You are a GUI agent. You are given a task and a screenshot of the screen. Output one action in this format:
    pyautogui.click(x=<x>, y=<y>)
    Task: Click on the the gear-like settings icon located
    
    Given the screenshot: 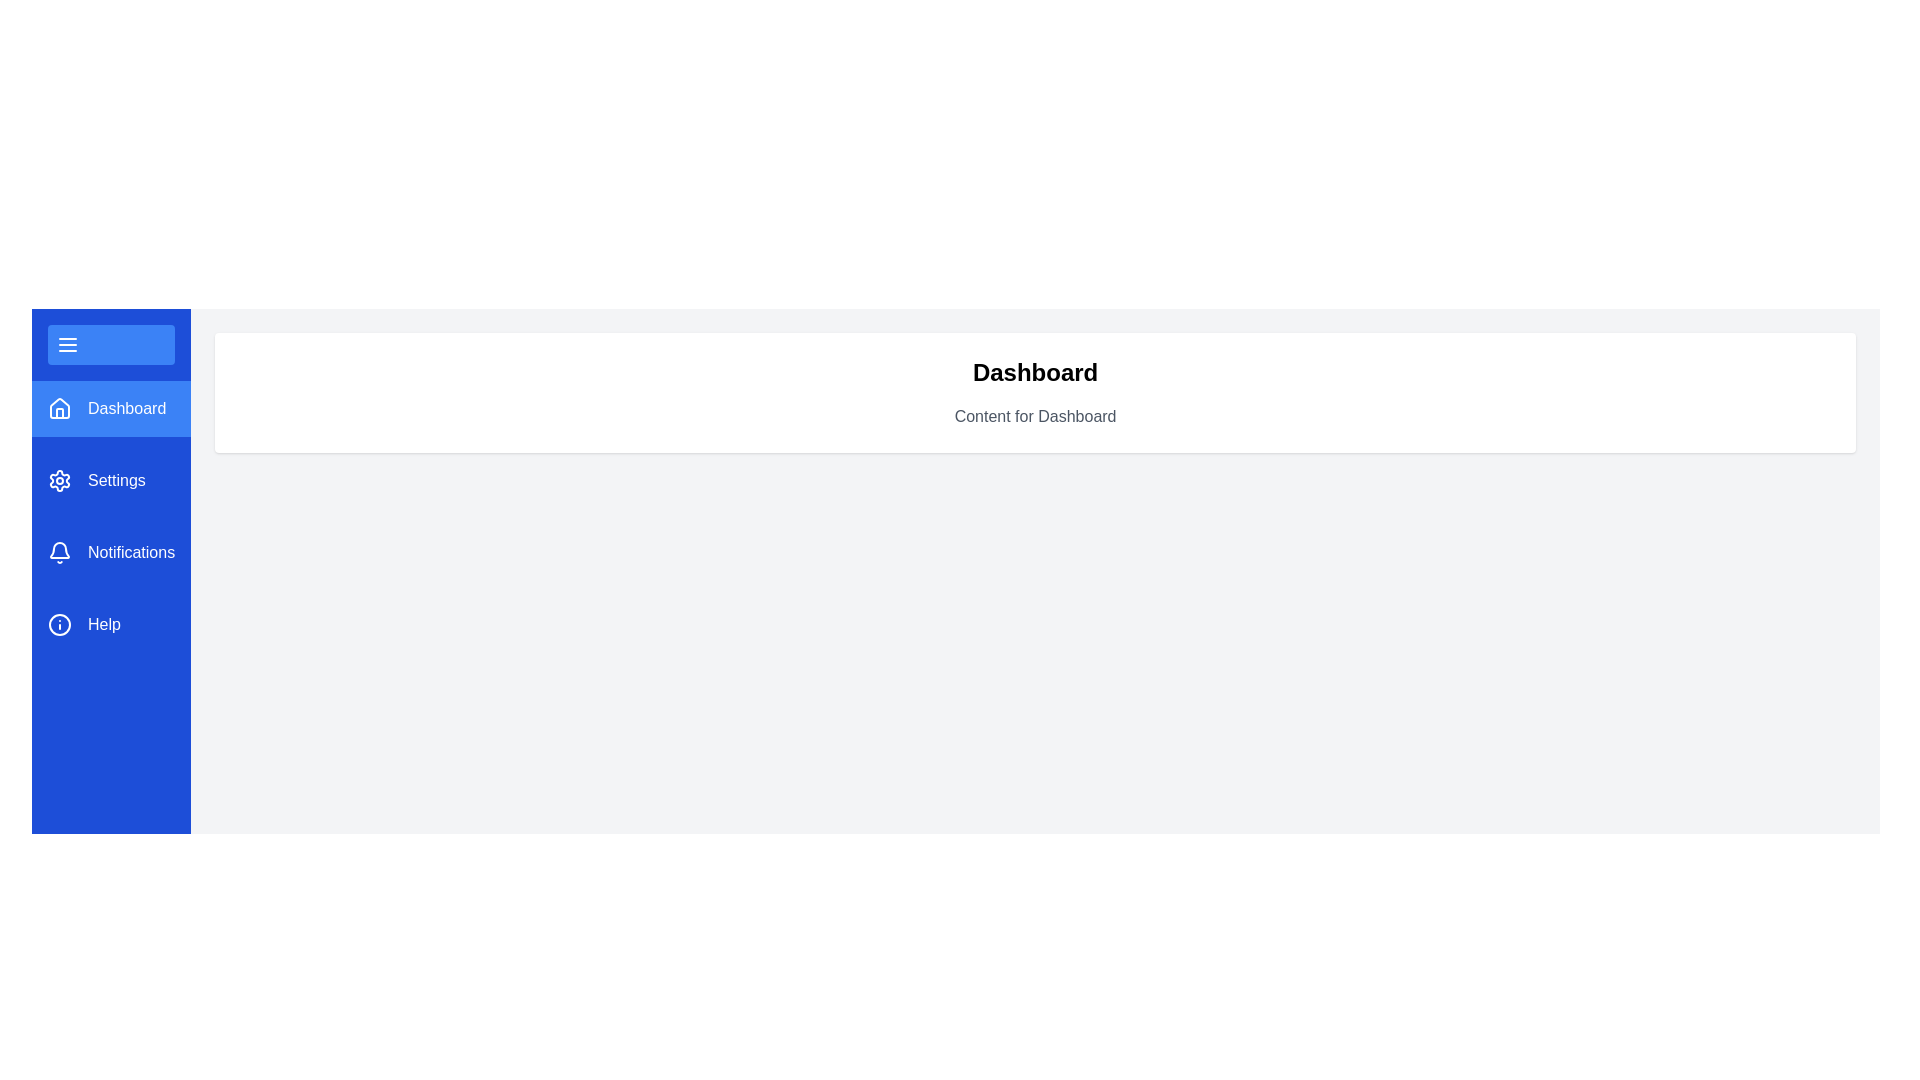 What is the action you would take?
    pyautogui.click(x=59, y=481)
    